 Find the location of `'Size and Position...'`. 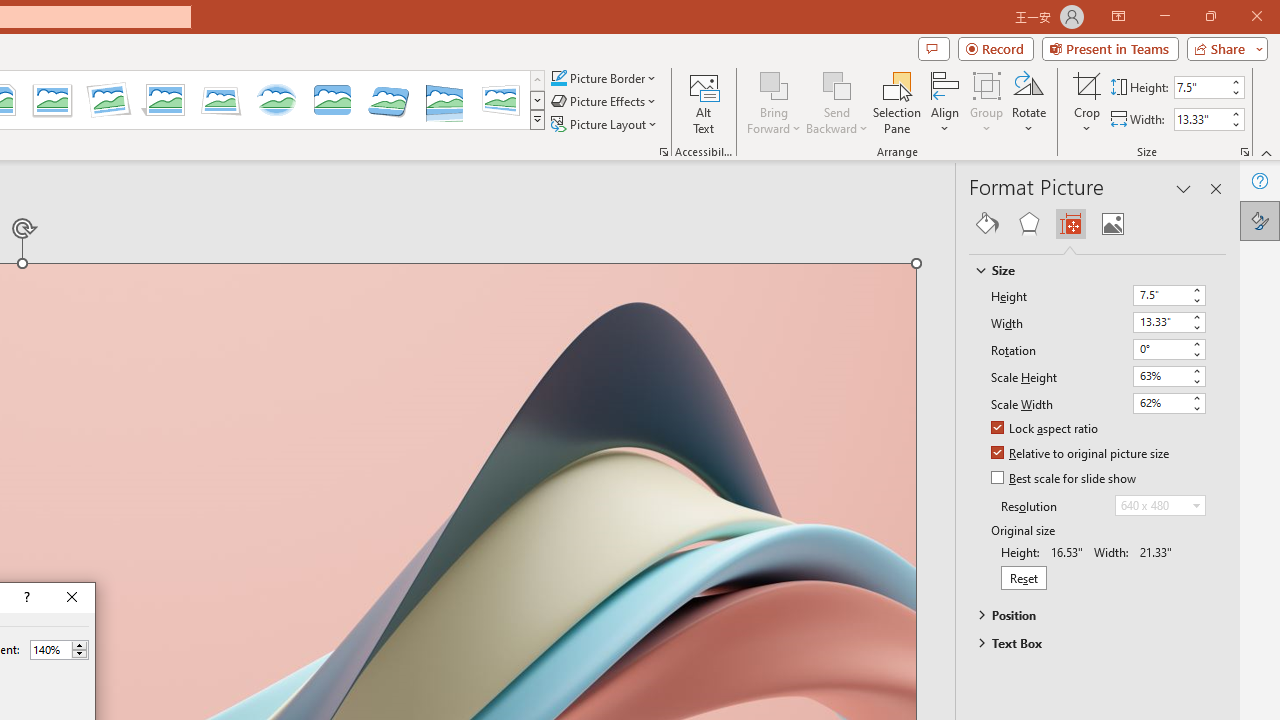

'Size and Position...' is located at coordinates (1243, 150).